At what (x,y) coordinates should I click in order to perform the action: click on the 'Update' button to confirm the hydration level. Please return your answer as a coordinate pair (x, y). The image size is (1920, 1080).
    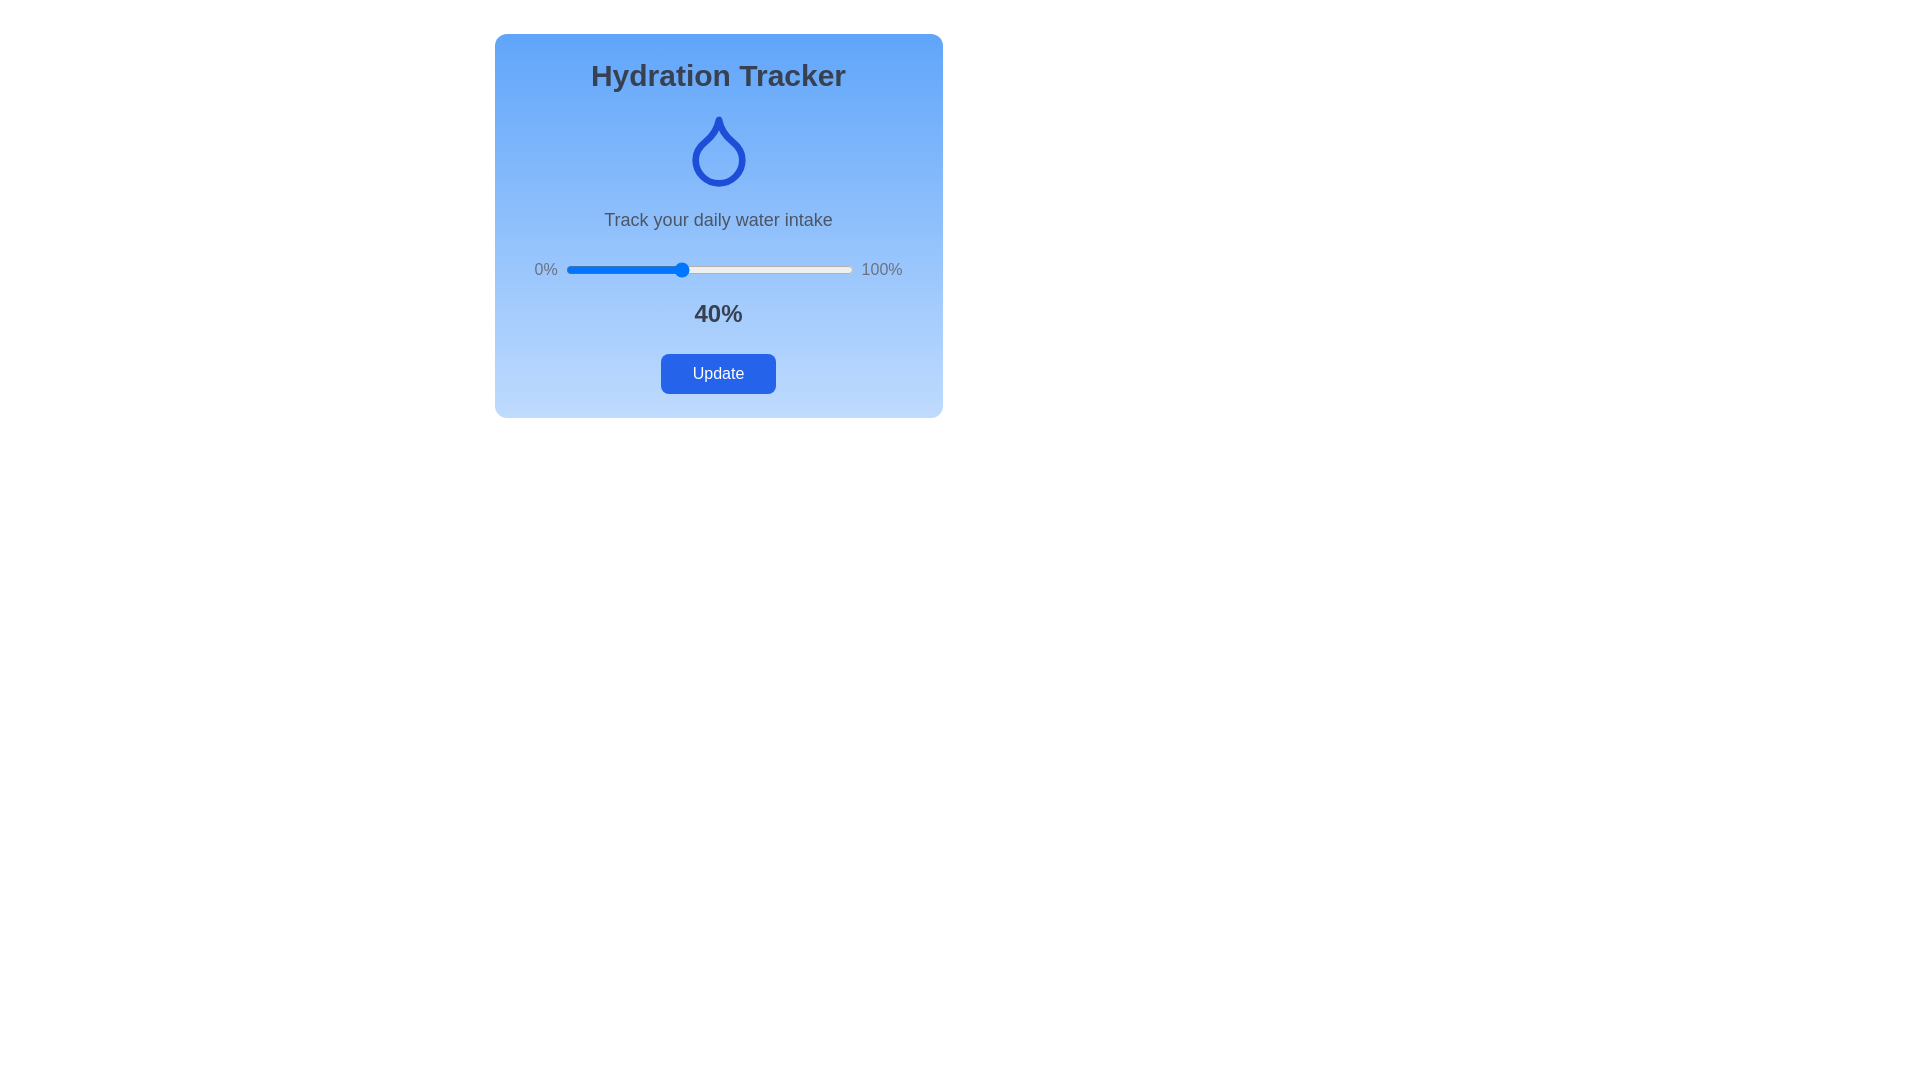
    Looking at the image, I should click on (718, 374).